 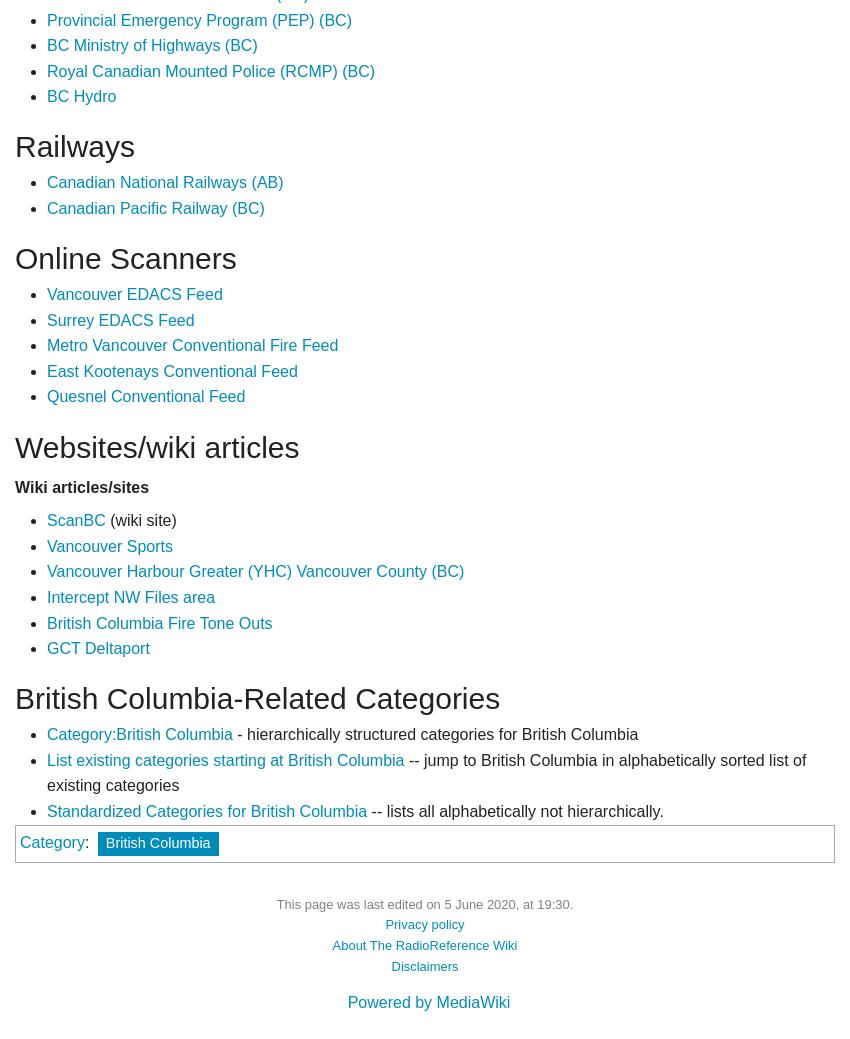 What do you see at coordinates (209, 69) in the screenshot?
I see `'Royal Canadian Mounted Police (RCMP) (BC)'` at bounding box center [209, 69].